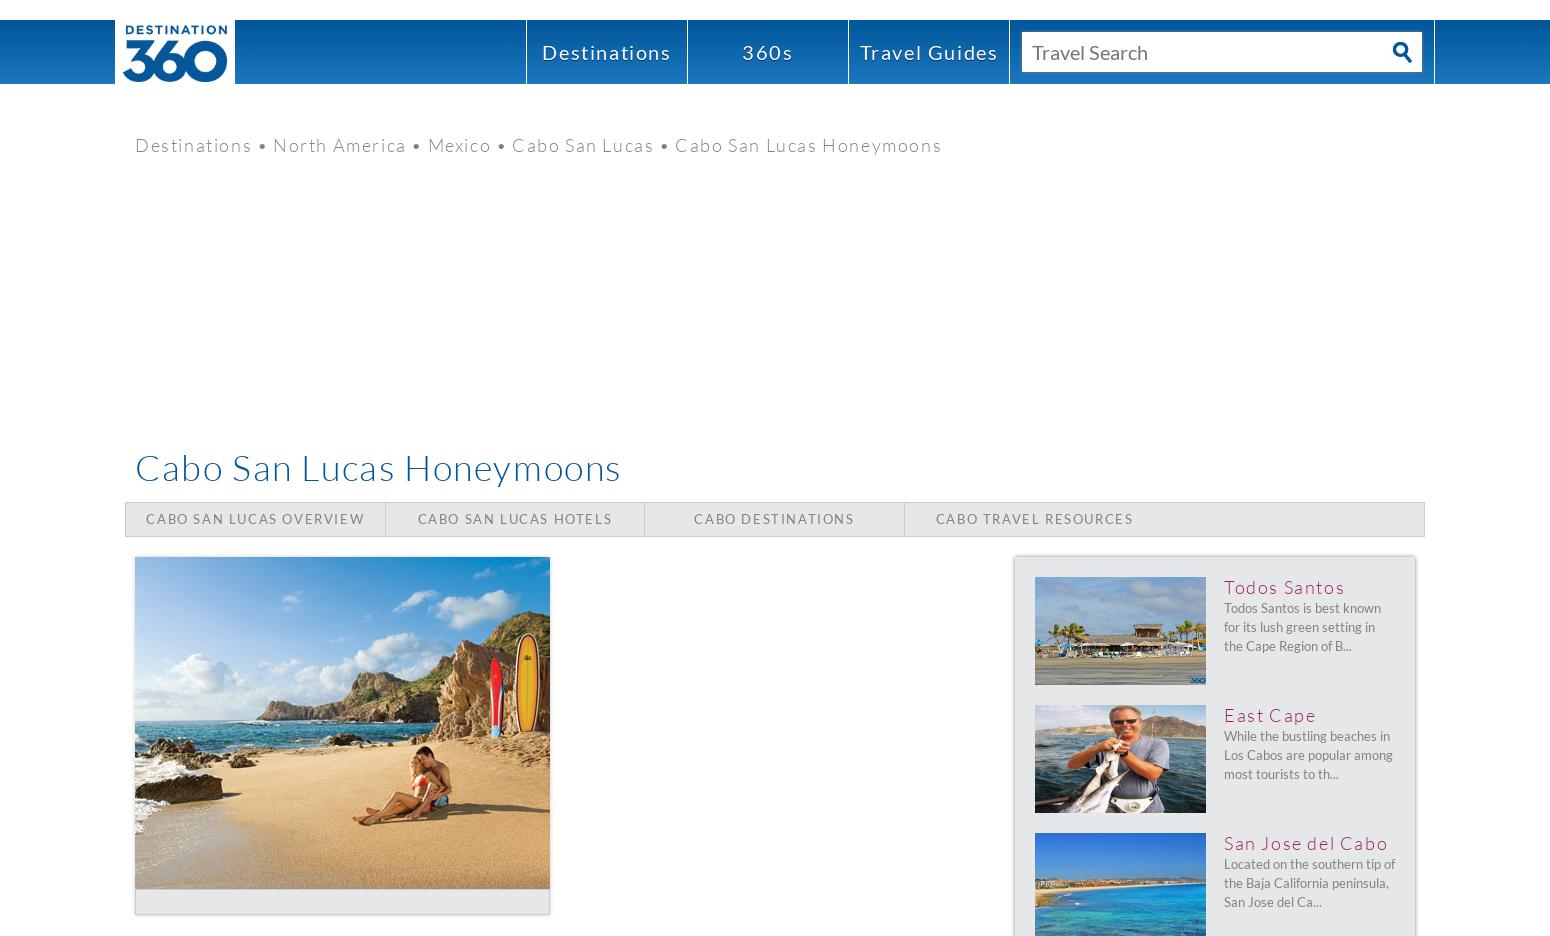 This screenshot has width=1550, height=936. I want to click on 'Todos Santos is best known for its lush green setting in the Cape Region of B...', so click(1301, 625).